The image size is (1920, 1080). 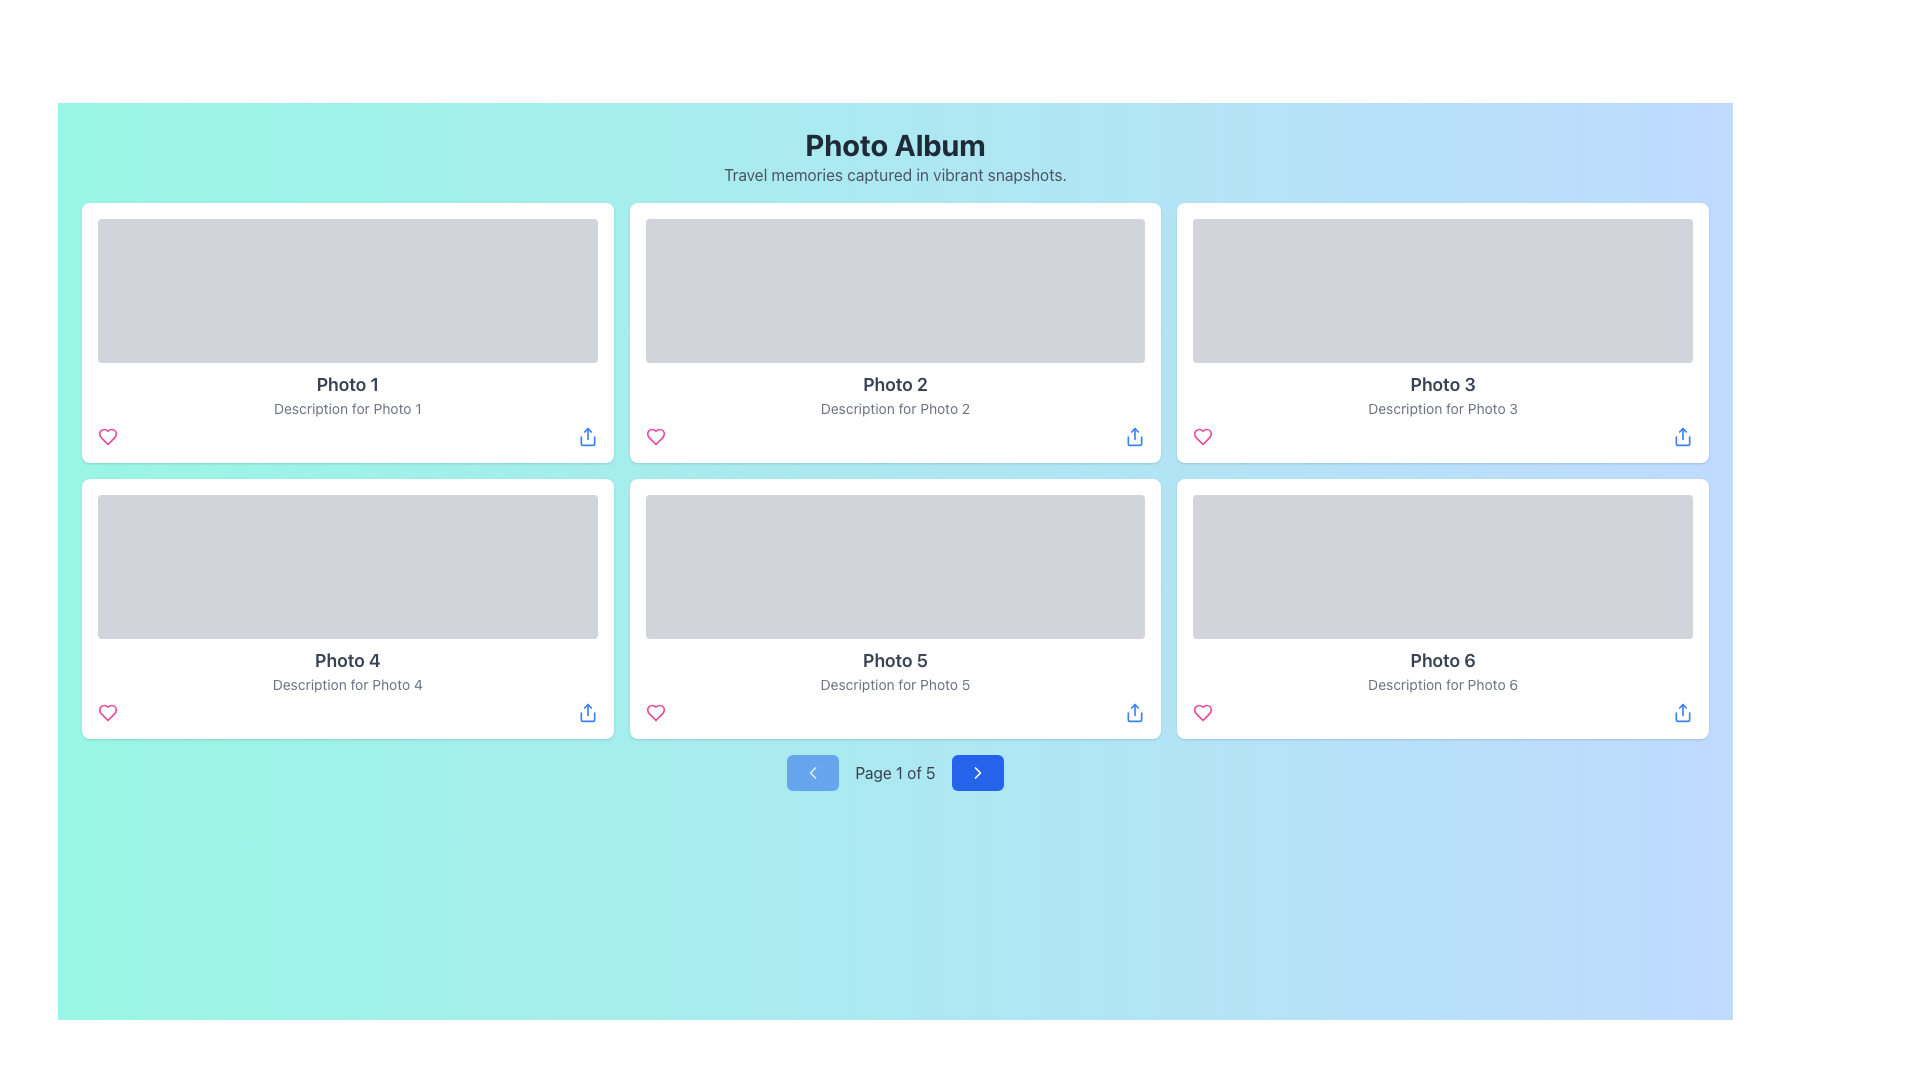 What do you see at coordinates (347, 684) in the screenshot?
I see `the text element that provides a brief description for 'Photo 4', located directly under the 'Photo 4' title within the fourth card of a grid layout` at bounding box center [347, 684].